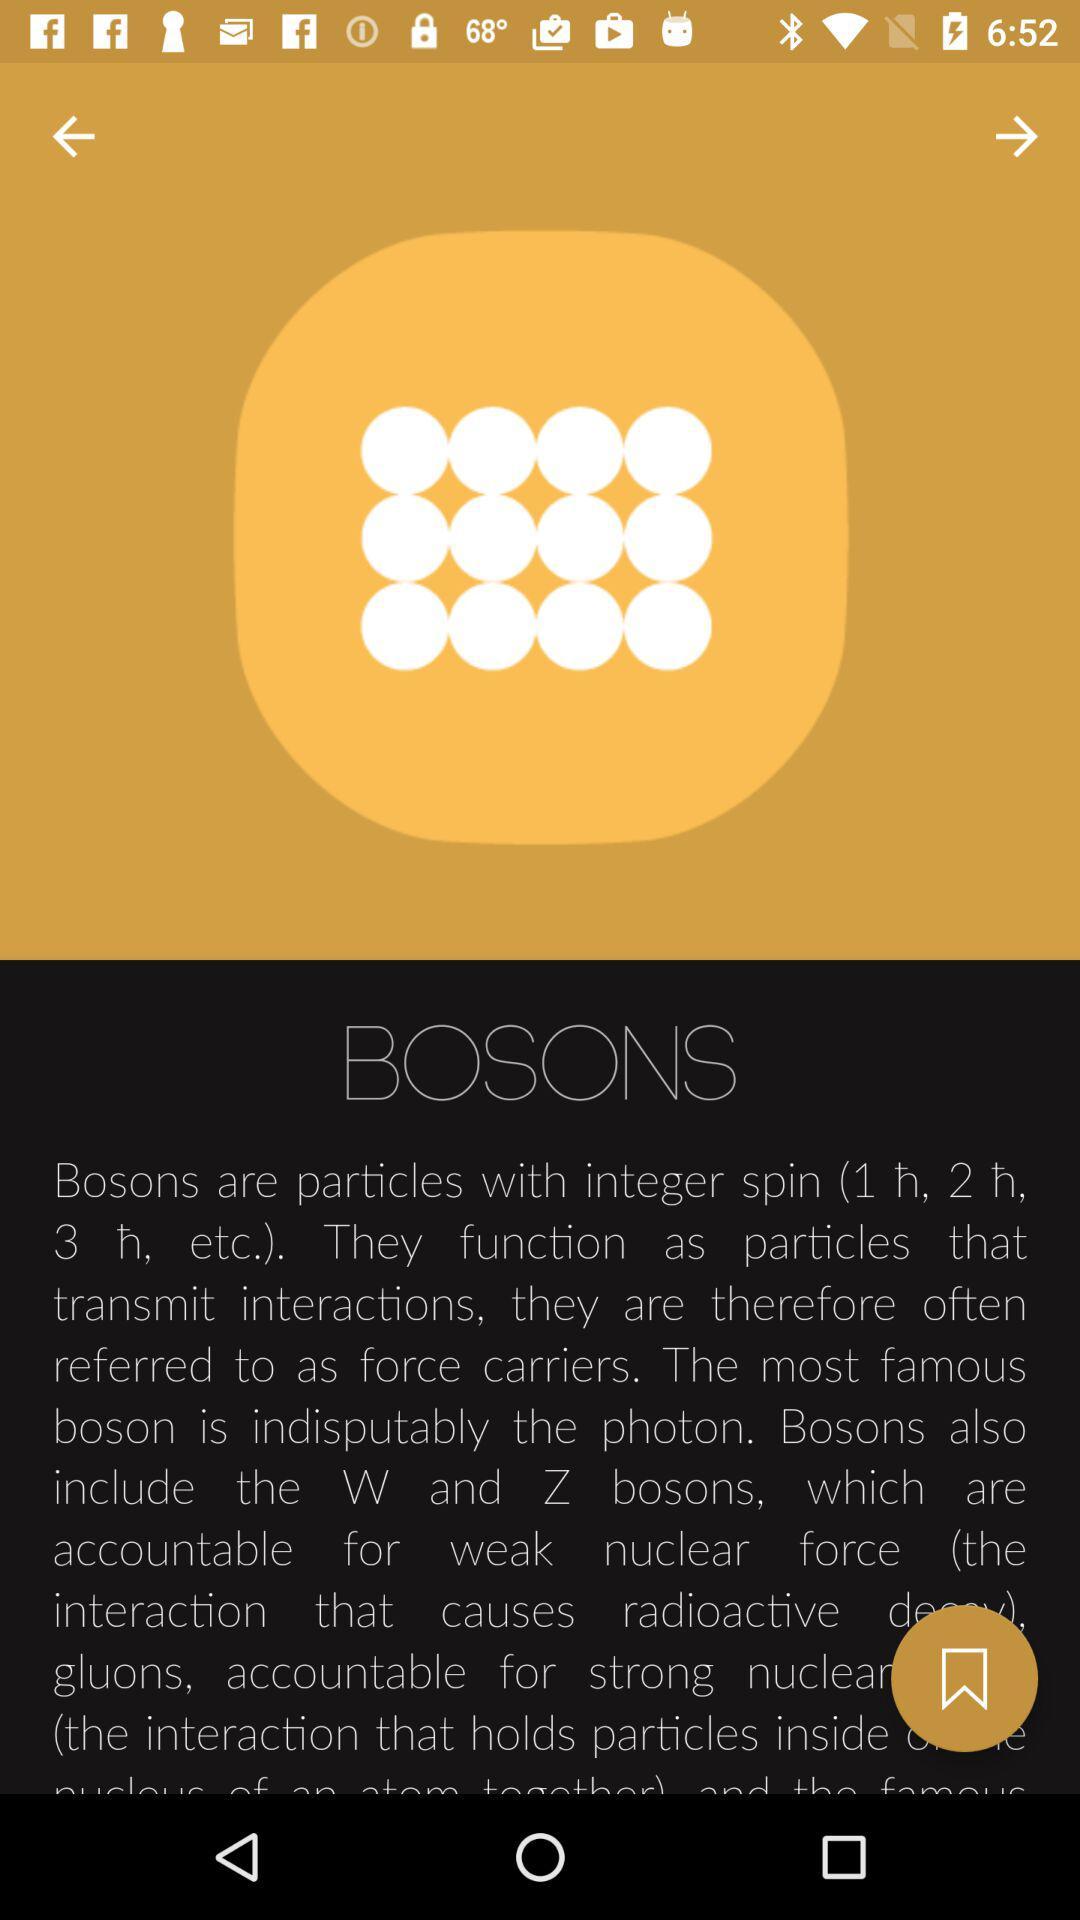 This screenshot has height=1920, width=1080. What do you see at coordinates (963, 1678) in the screenshot?
I see `go the next` at bounding box center [963, 1678].